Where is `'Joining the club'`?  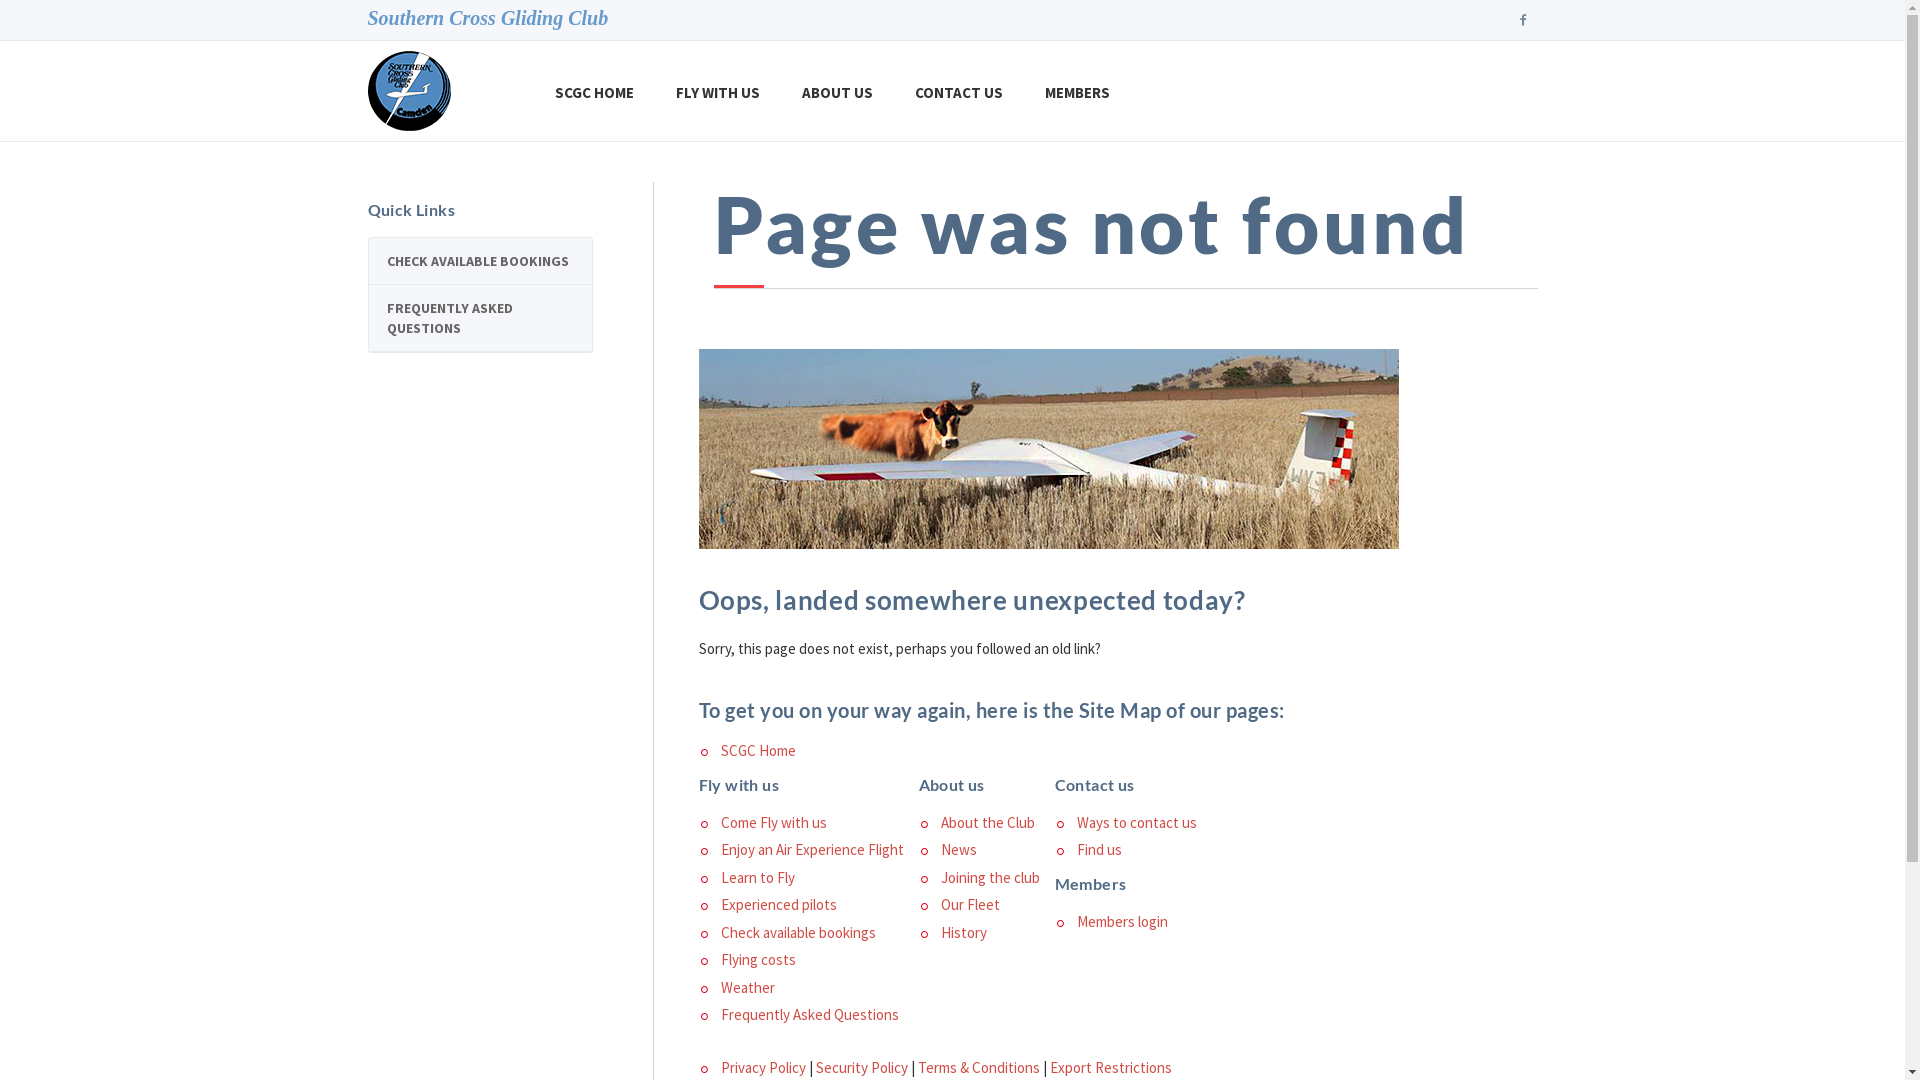
'Joining the club' is located at coordinates (989, 876).